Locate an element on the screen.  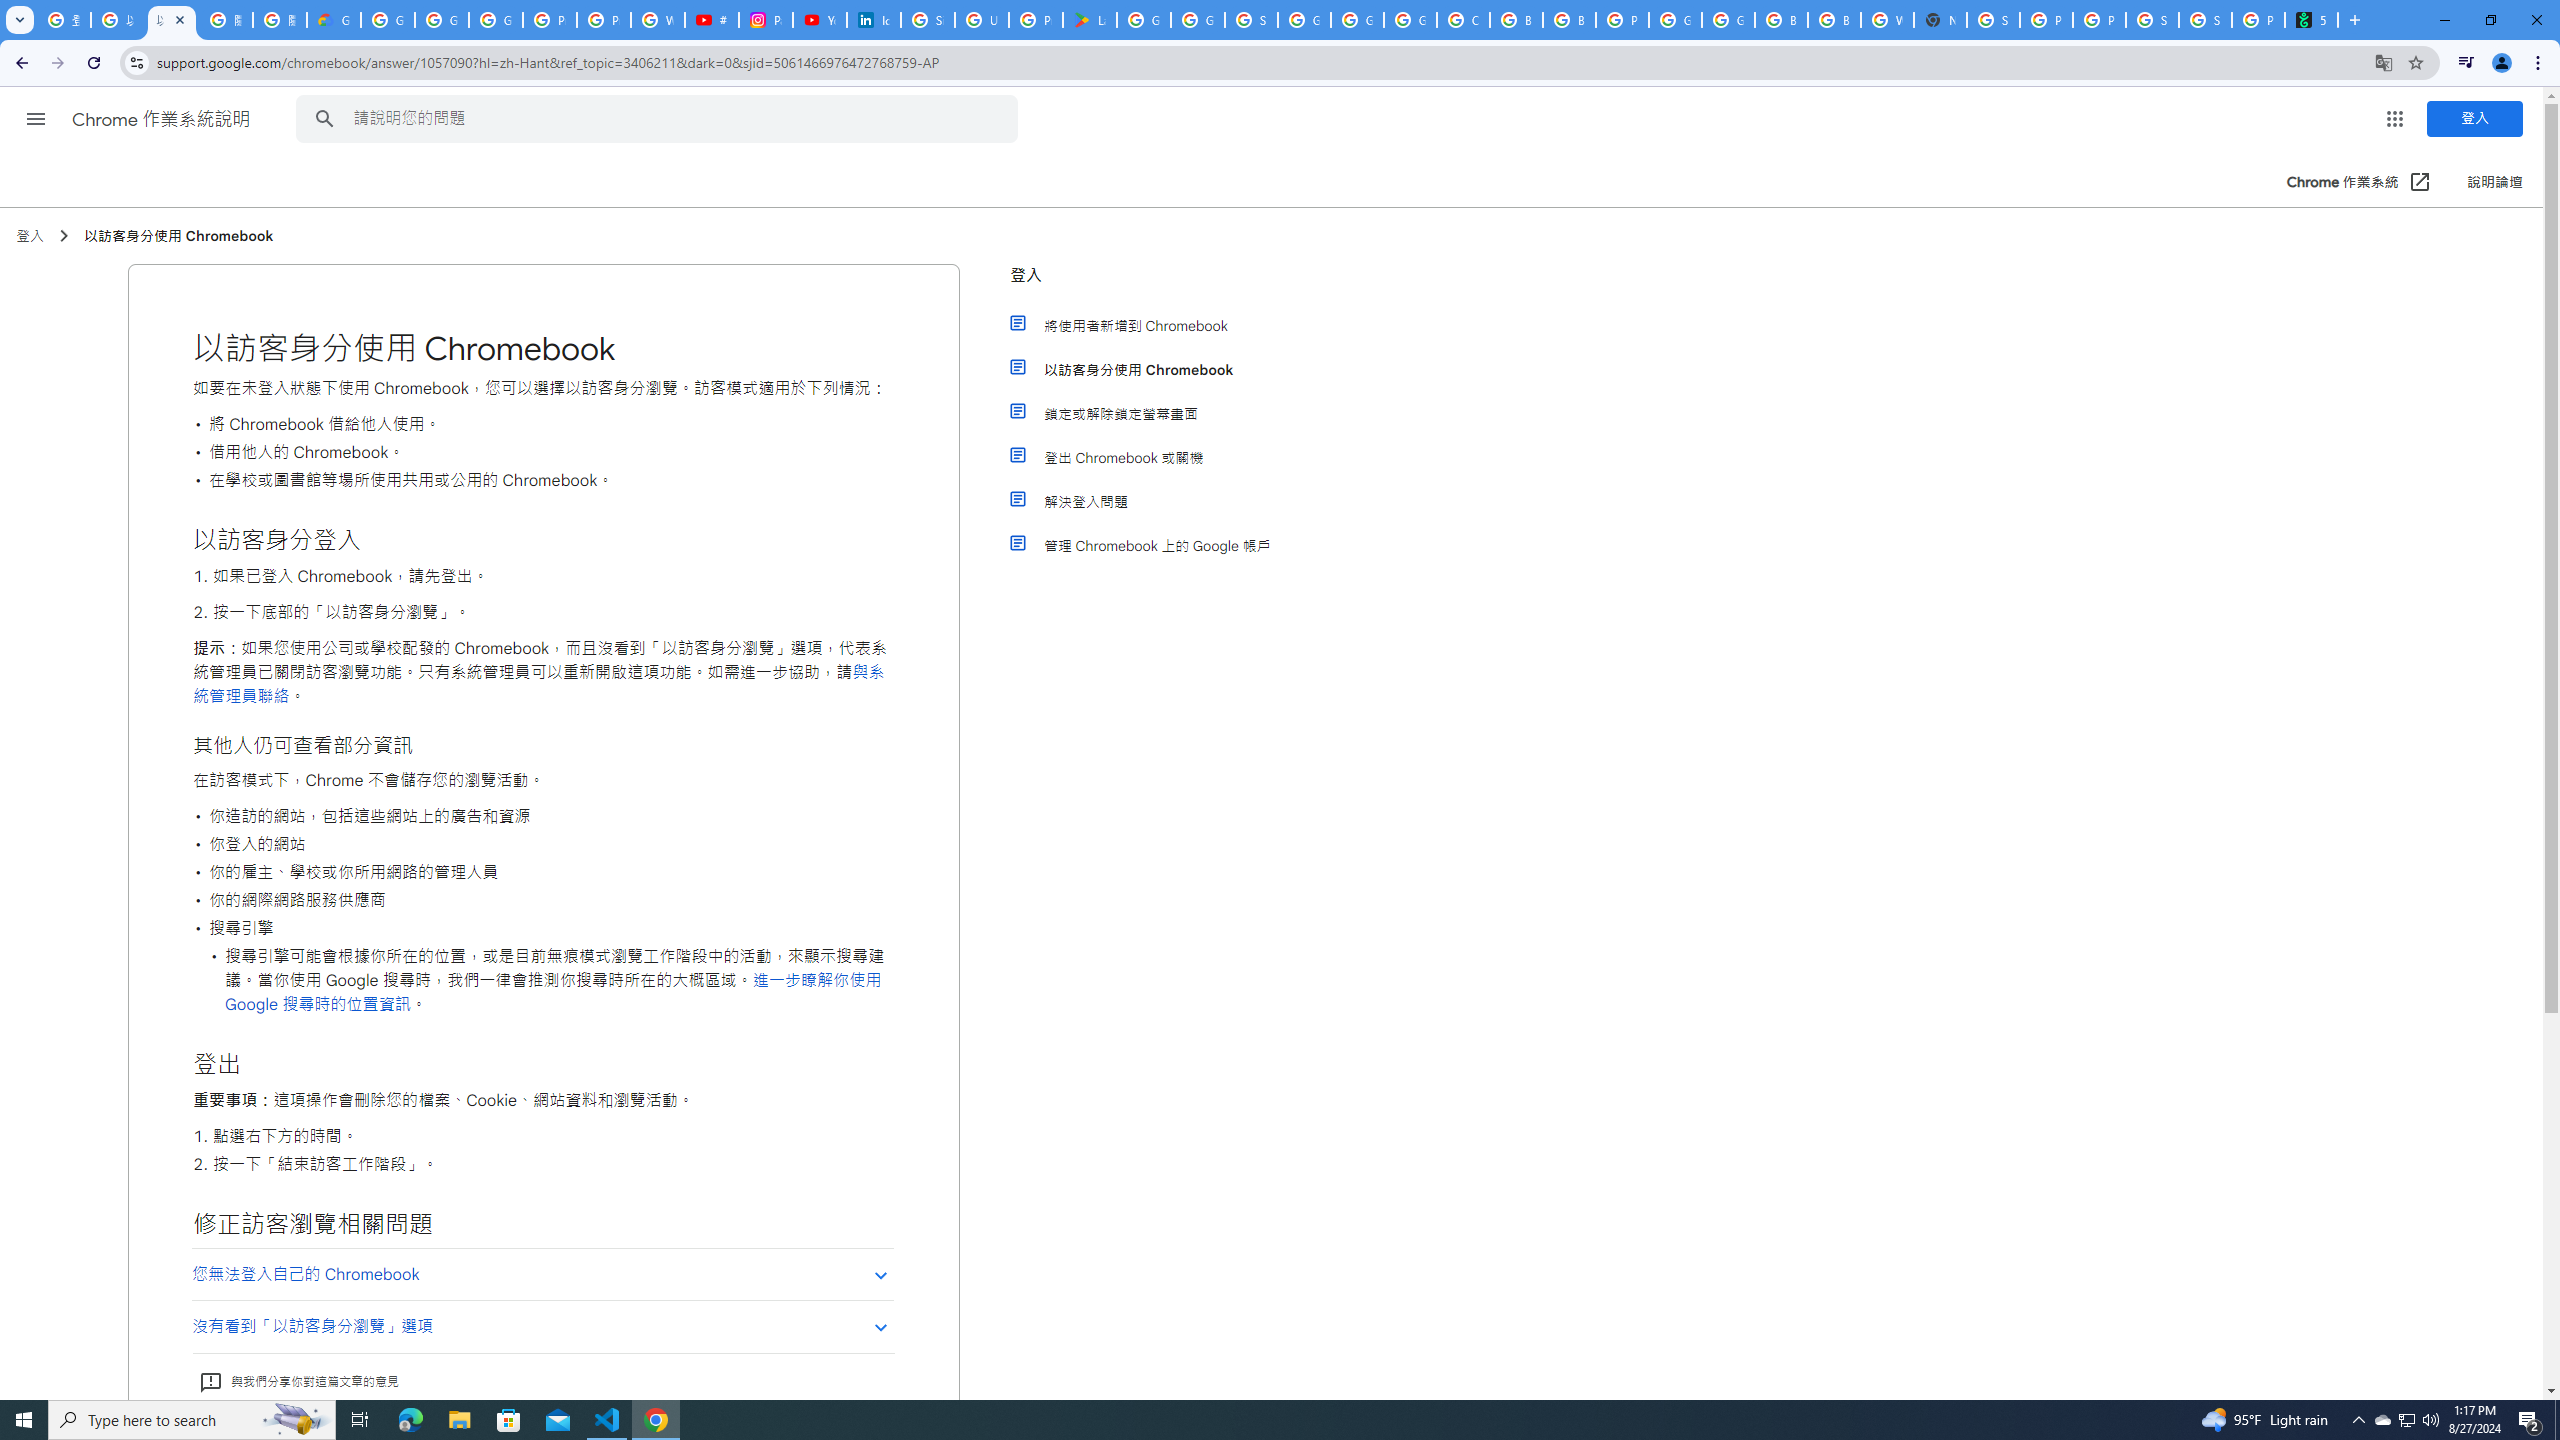
'Browse Chrome as a guest - Computer - Google Chrome Help' is located at coordinates (1781, 19).